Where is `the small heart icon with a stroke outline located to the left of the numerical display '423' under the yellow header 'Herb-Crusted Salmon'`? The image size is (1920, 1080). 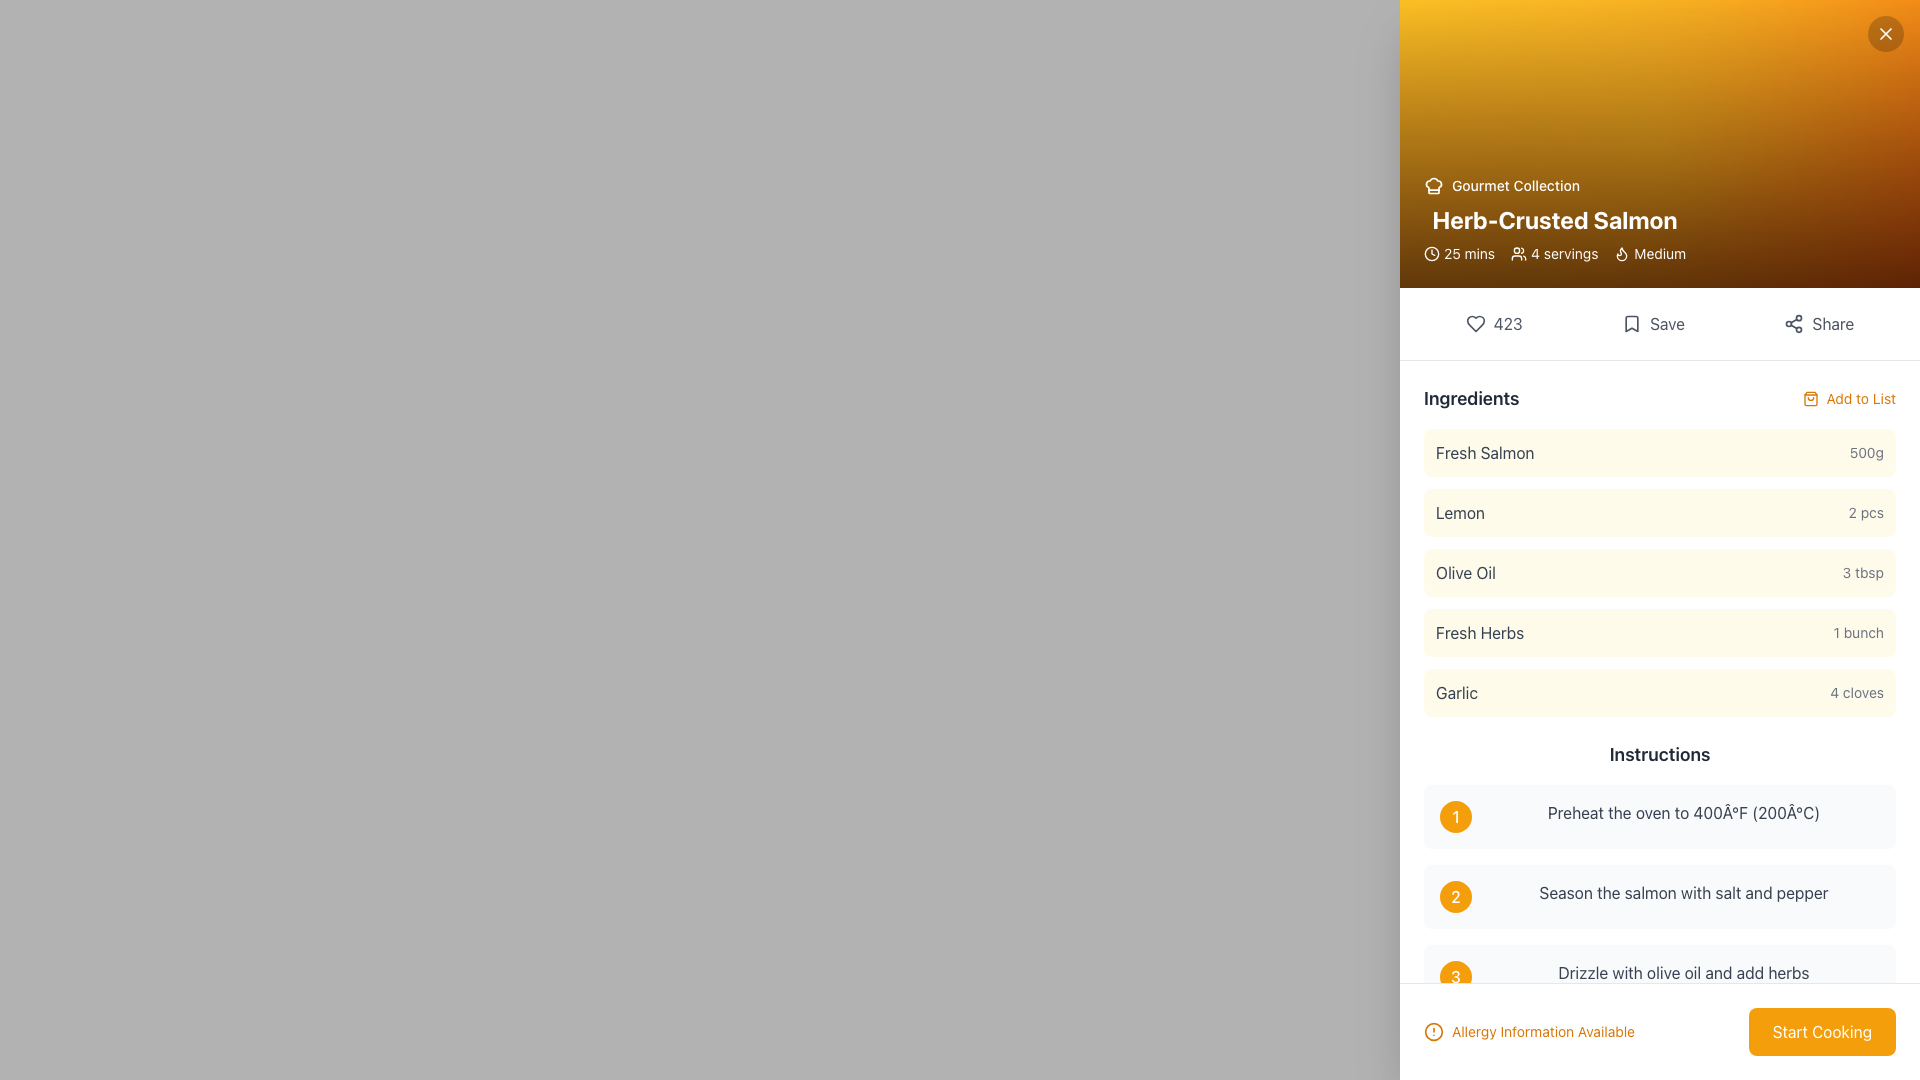 the small heart icon with a stroke outline located to the left of the numerical display '423' under the yellow header 'Herb-Crusted Salmon' is located at coordinates (1475, 323).